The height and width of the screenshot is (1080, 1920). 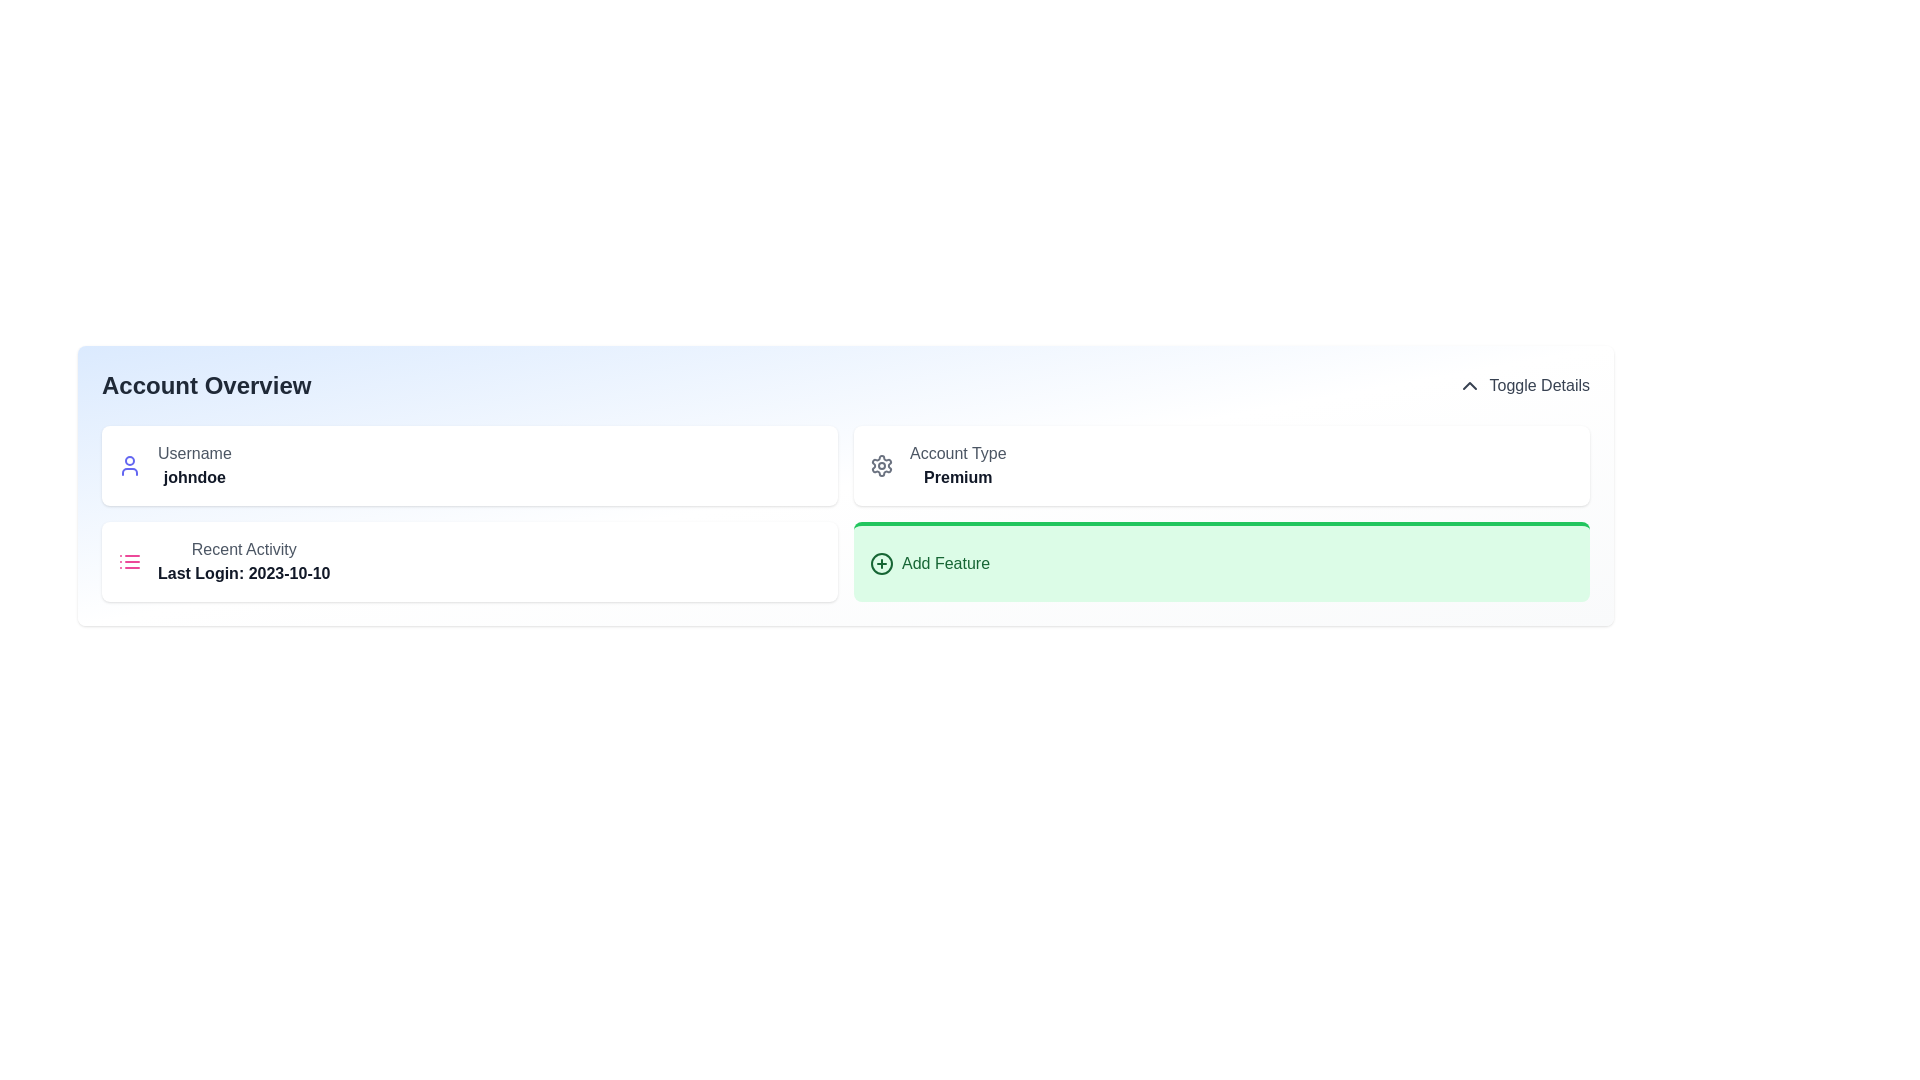 What do you see at coordinates (881, 563) in the screenshot?
I see `the circle icon containing a plus sign, located to the left of the 'Add Feature' text, to initiate the addition of a new feature` at bounding box center [881, 563].